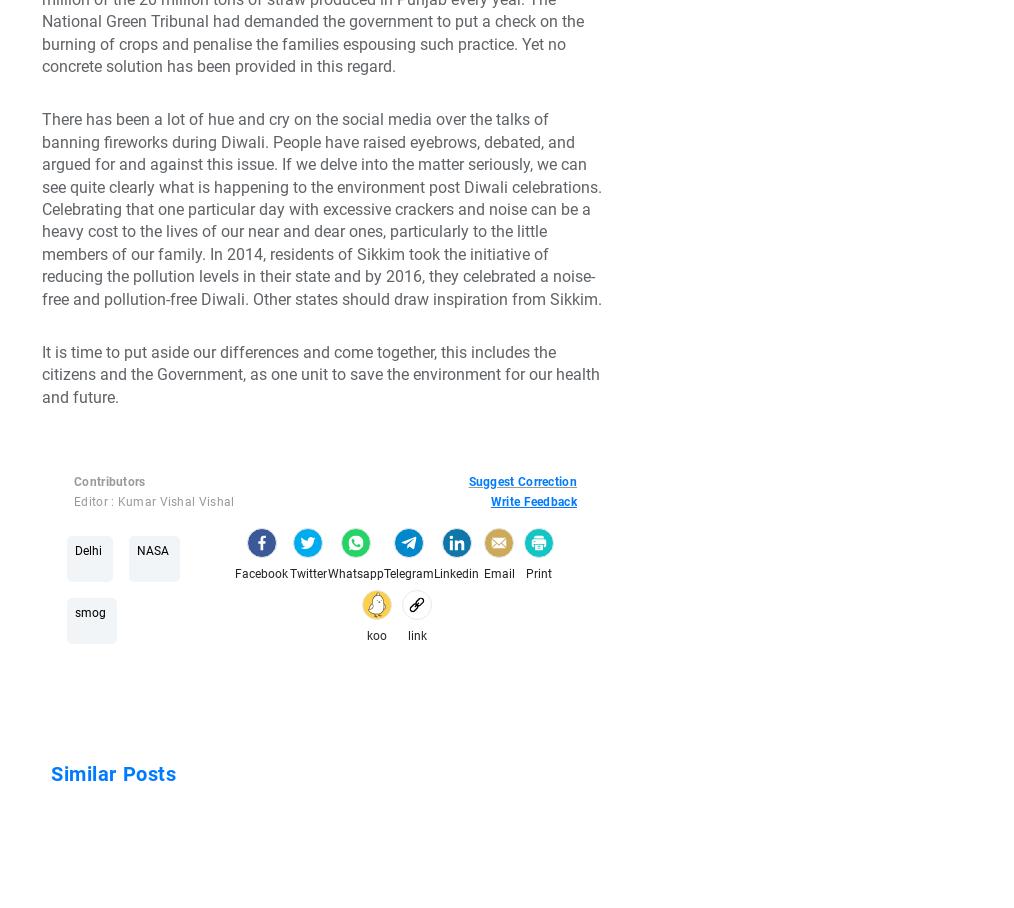 Image resolution: width=1014 pixels, height=908 pixels. What do you see at coordinates (532, 502) in the screenshot?
I see `'Write Feedback'` at bounding box center [532, 502].